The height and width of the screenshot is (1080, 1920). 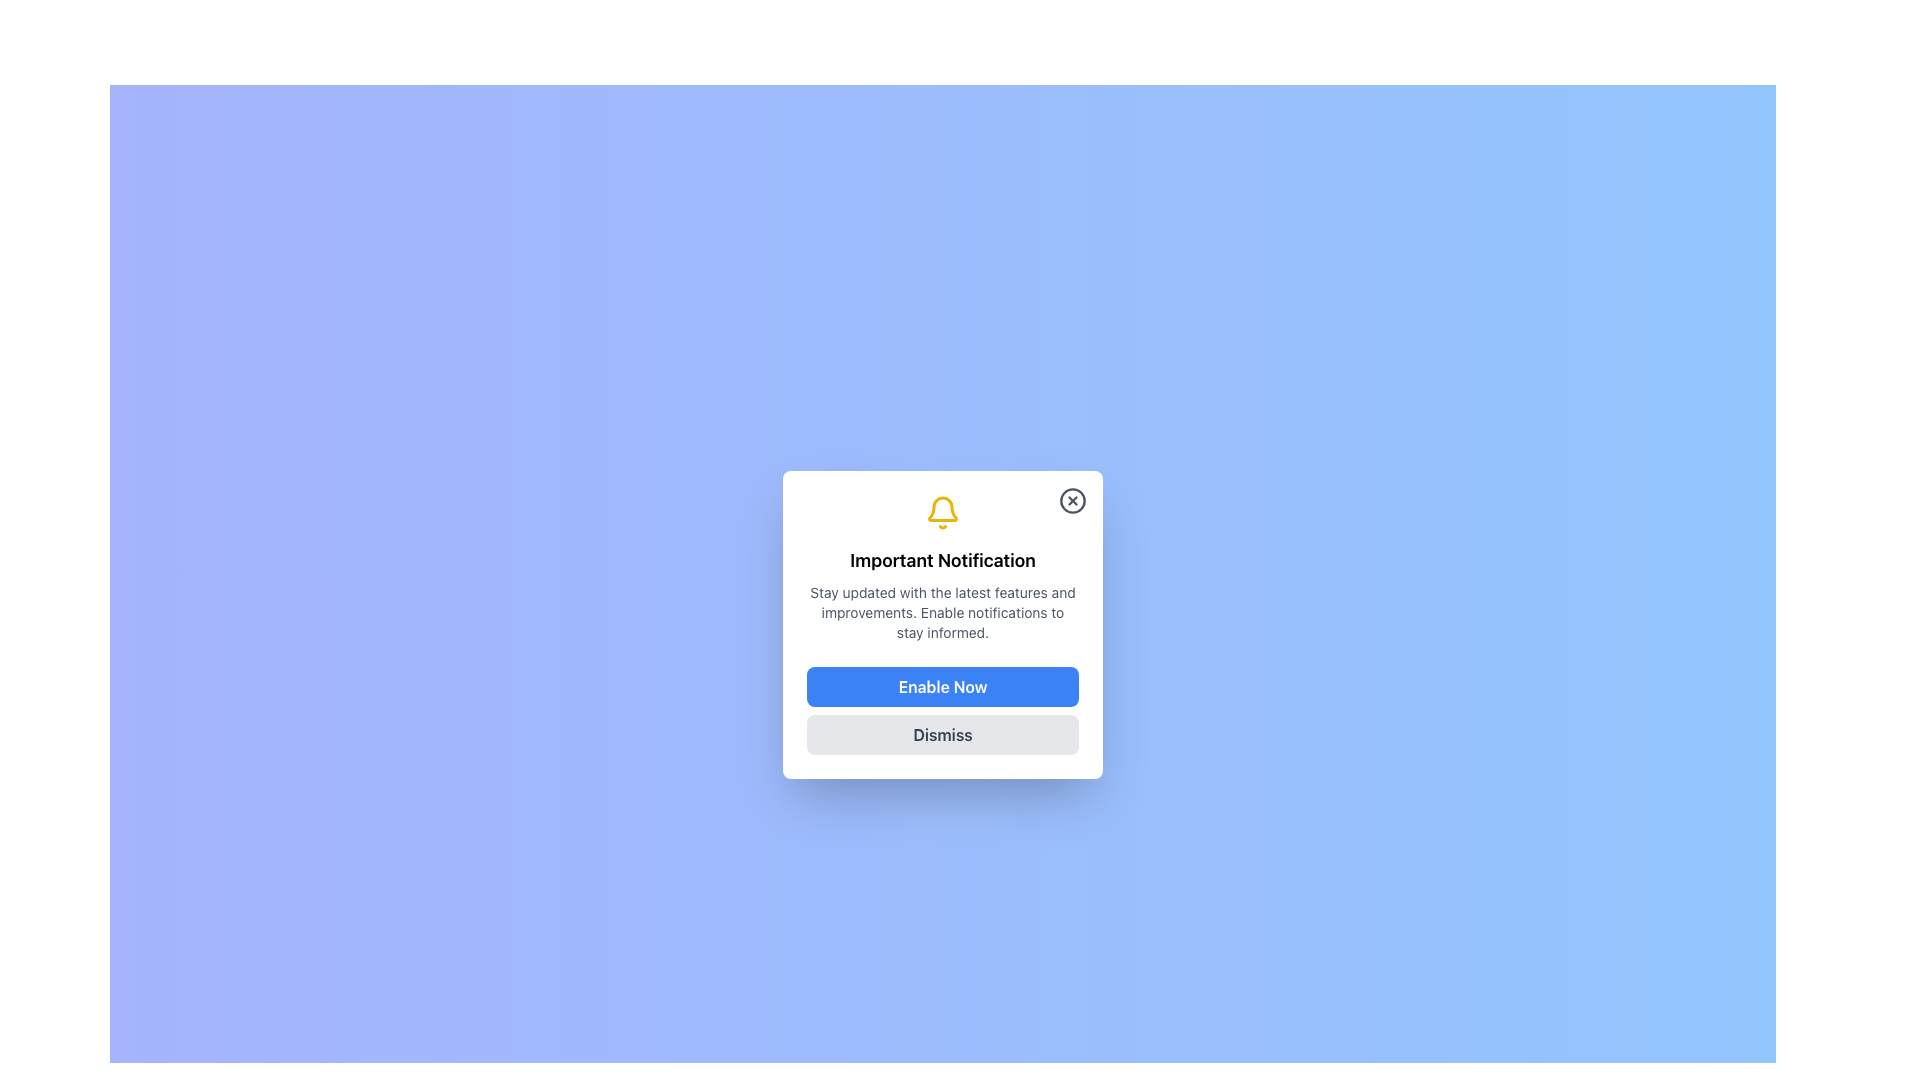 What do you see at coordinates (941, 519) in the screenshot?
I see `the notification icon that is centered horizontally within the notification dialog, positioned directly above the text 'Important Notification'` at bounding box center [941, 519].